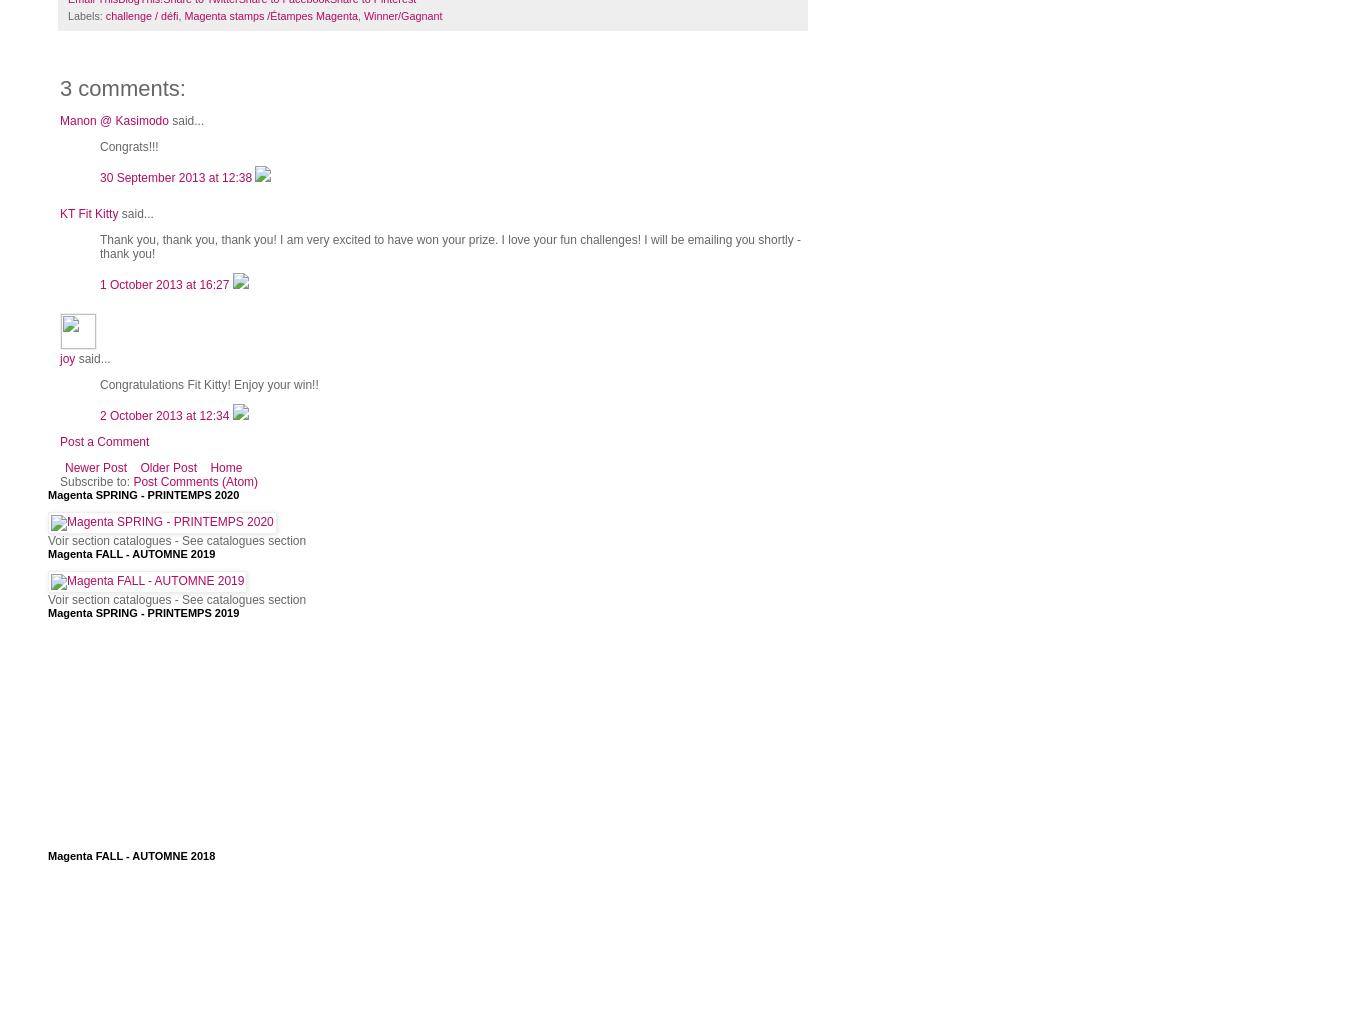  Describe the element at coordinates (130, 551) in the screenshot. I see `'Magenta FALL - AUTOMNE 2019'` at that location.